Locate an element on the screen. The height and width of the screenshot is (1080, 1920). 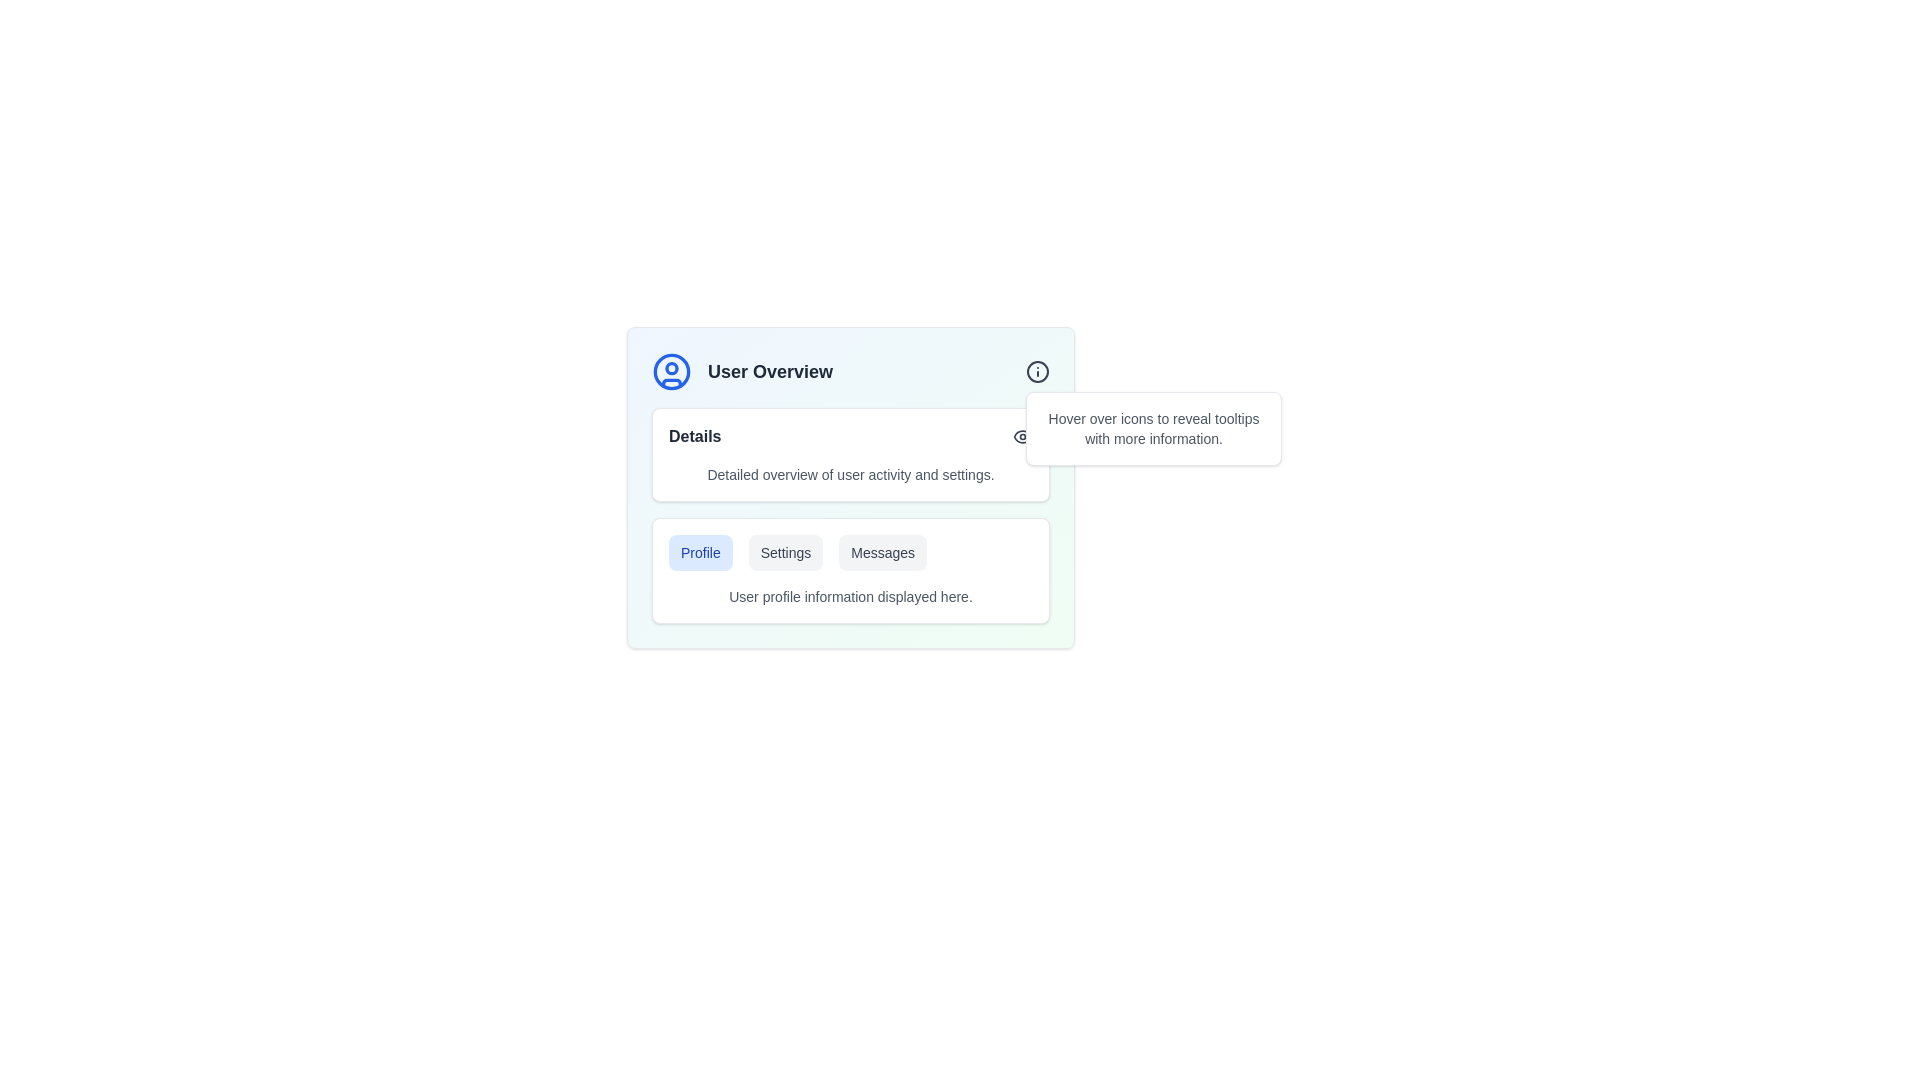
the SVG circle located at the top-right corner of the 'User Overview' card, which serves as part of an informative icon hint is located at coordinates (1037, 371).